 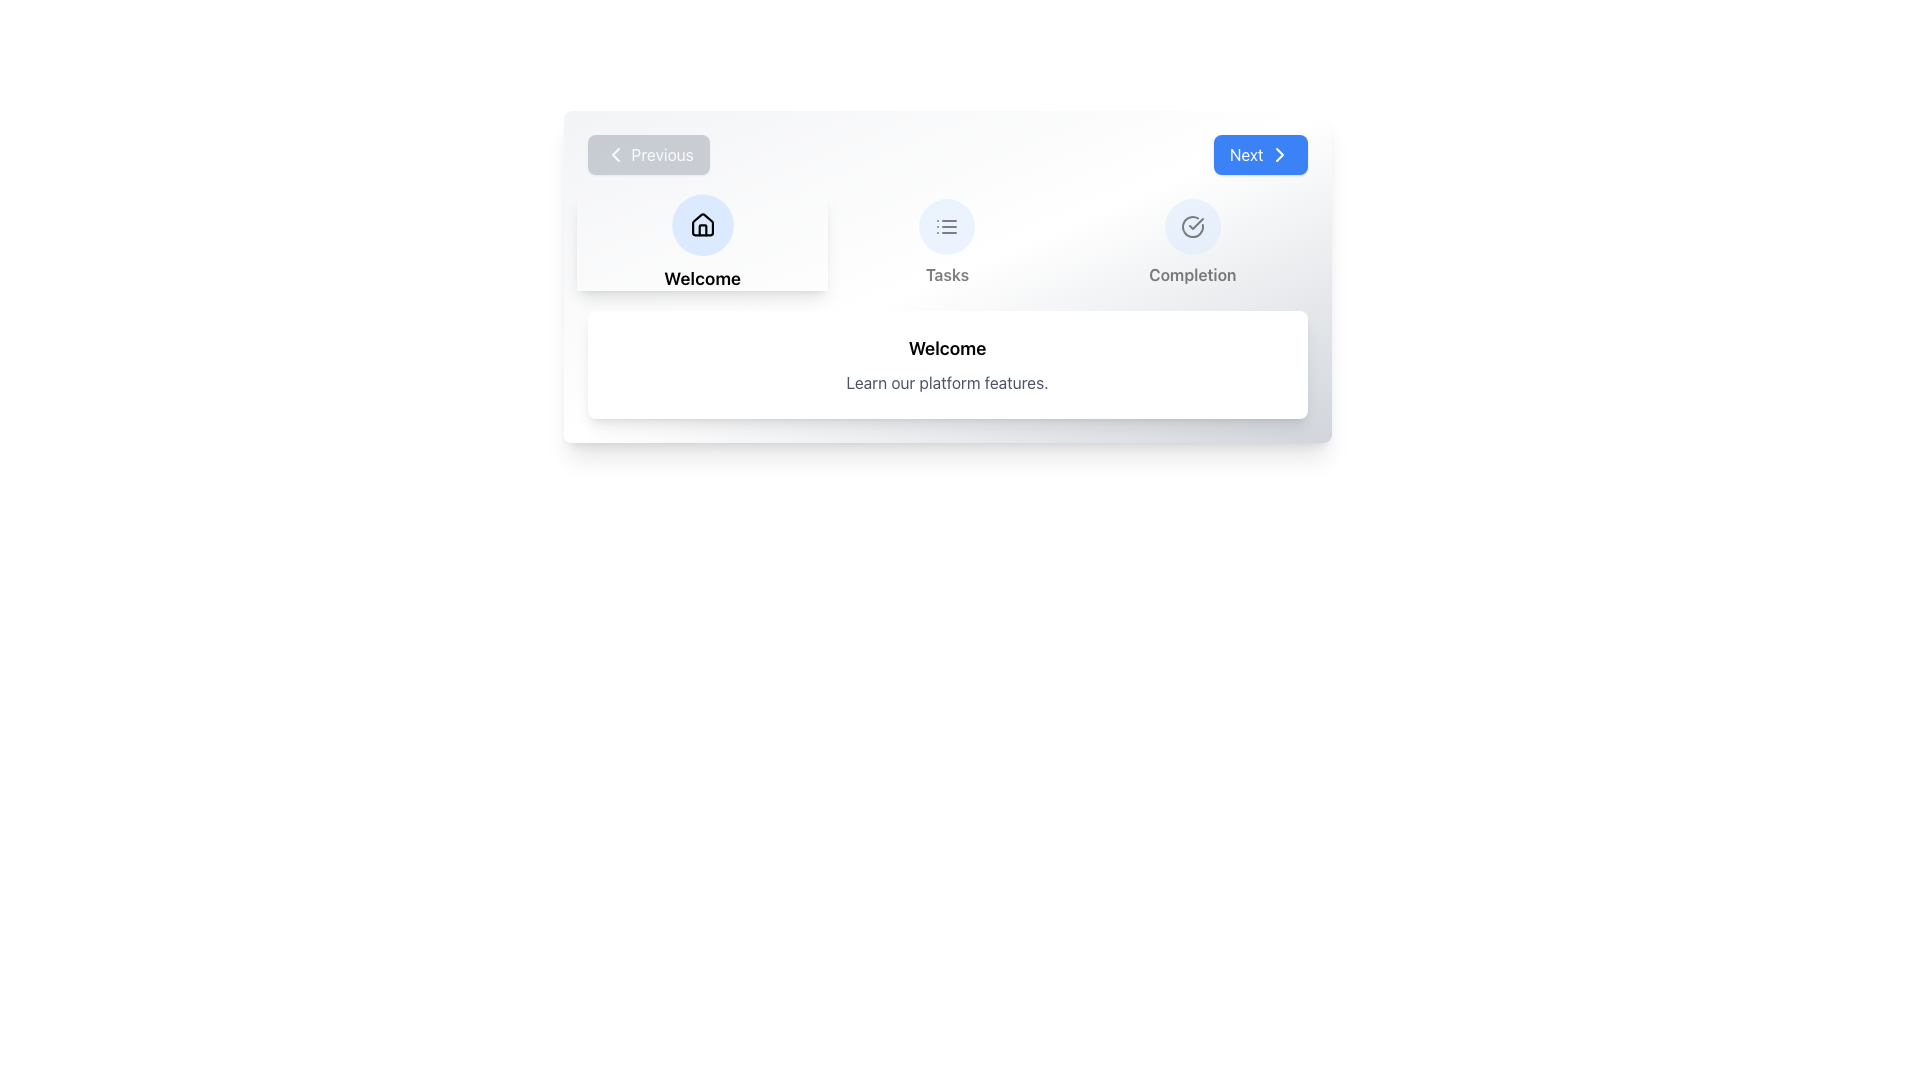 I want to click on the graphical checkmark icon, which is styled, so click(x=1196, y=223).